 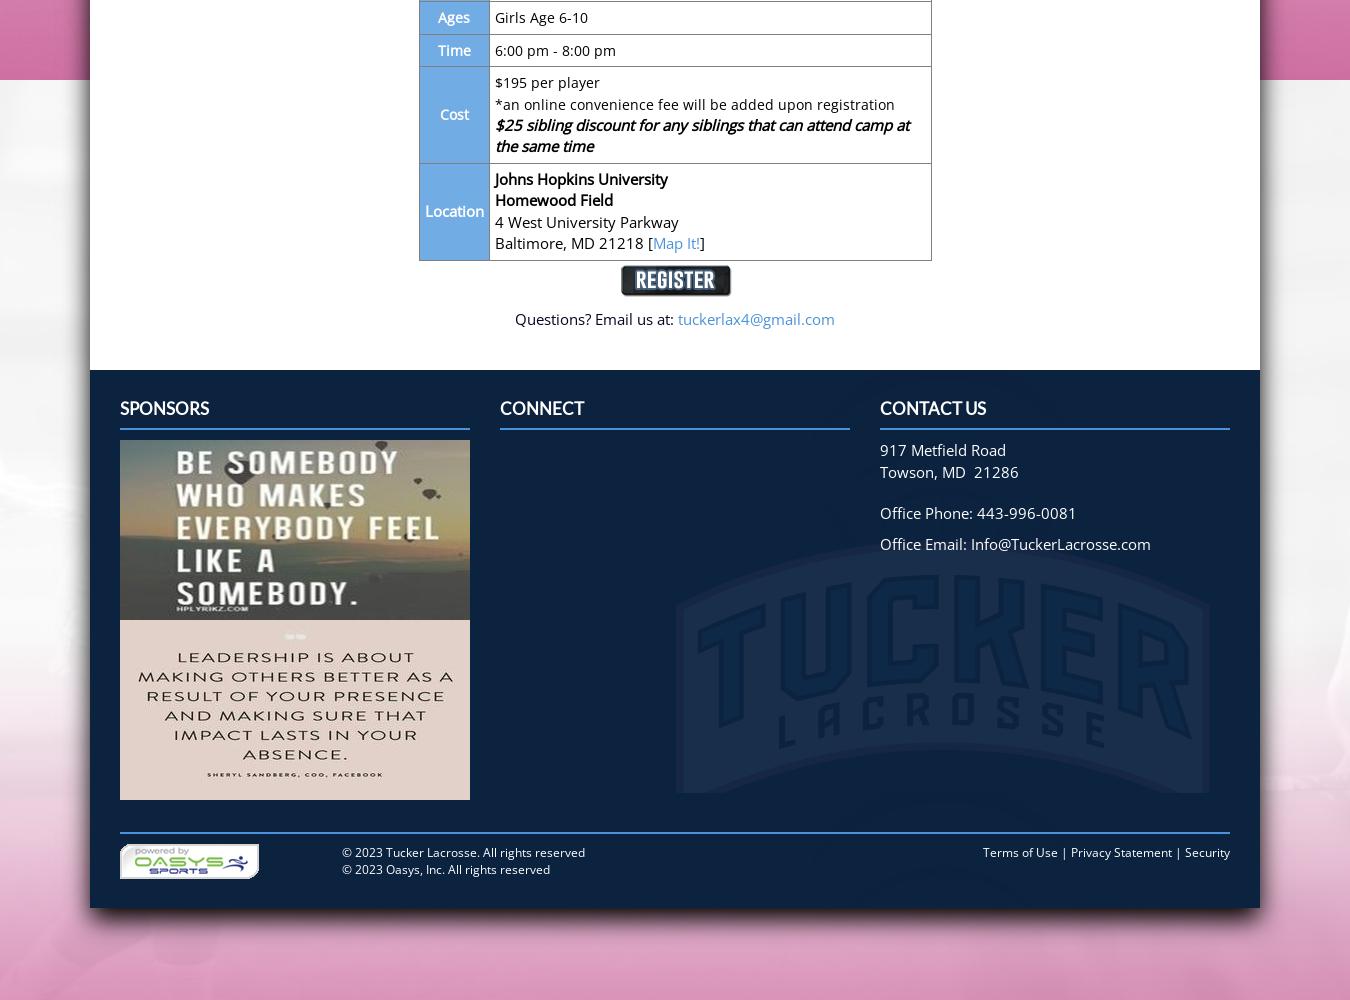 What do you see at coordinates (927, 512) in the screenshot?
I see `'Office Phone:'` at bounding box center [927, 512].